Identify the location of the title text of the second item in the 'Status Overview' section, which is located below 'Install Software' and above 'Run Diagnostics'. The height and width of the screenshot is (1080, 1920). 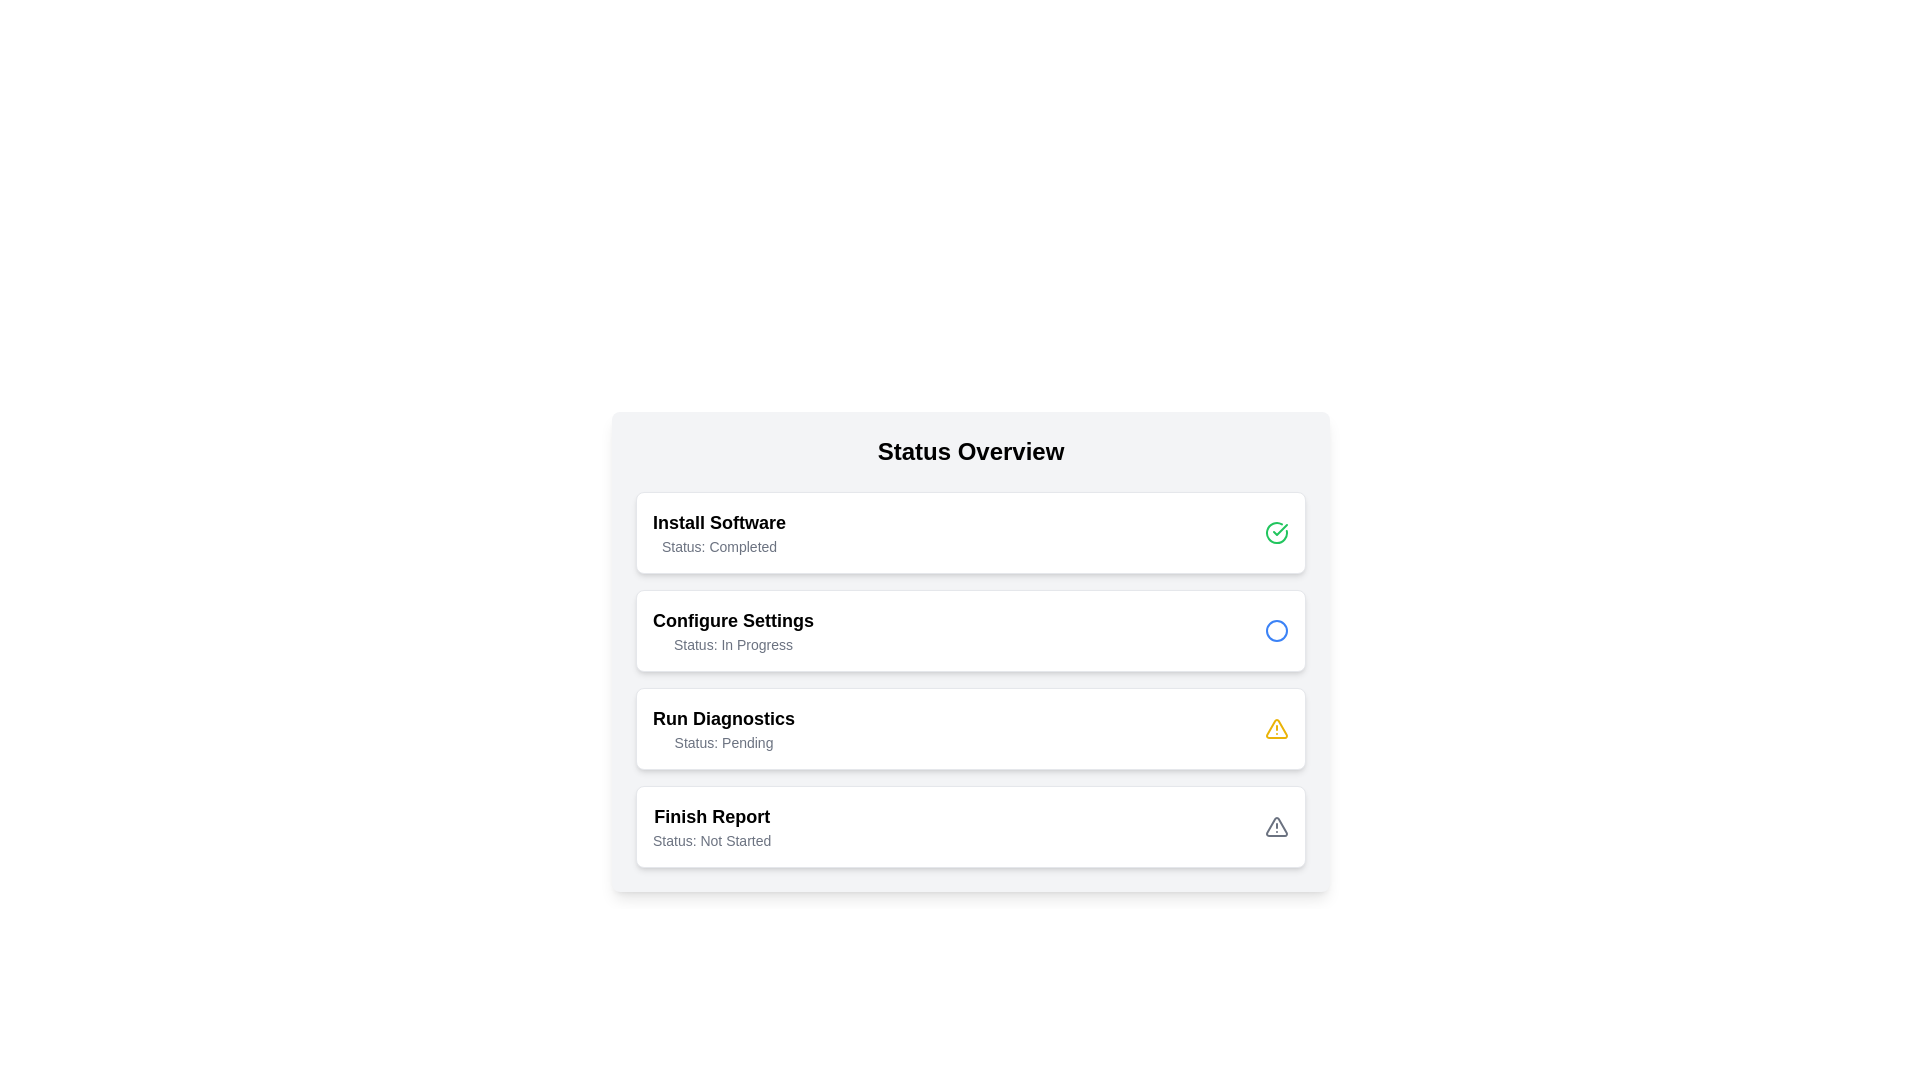
(732, 620).